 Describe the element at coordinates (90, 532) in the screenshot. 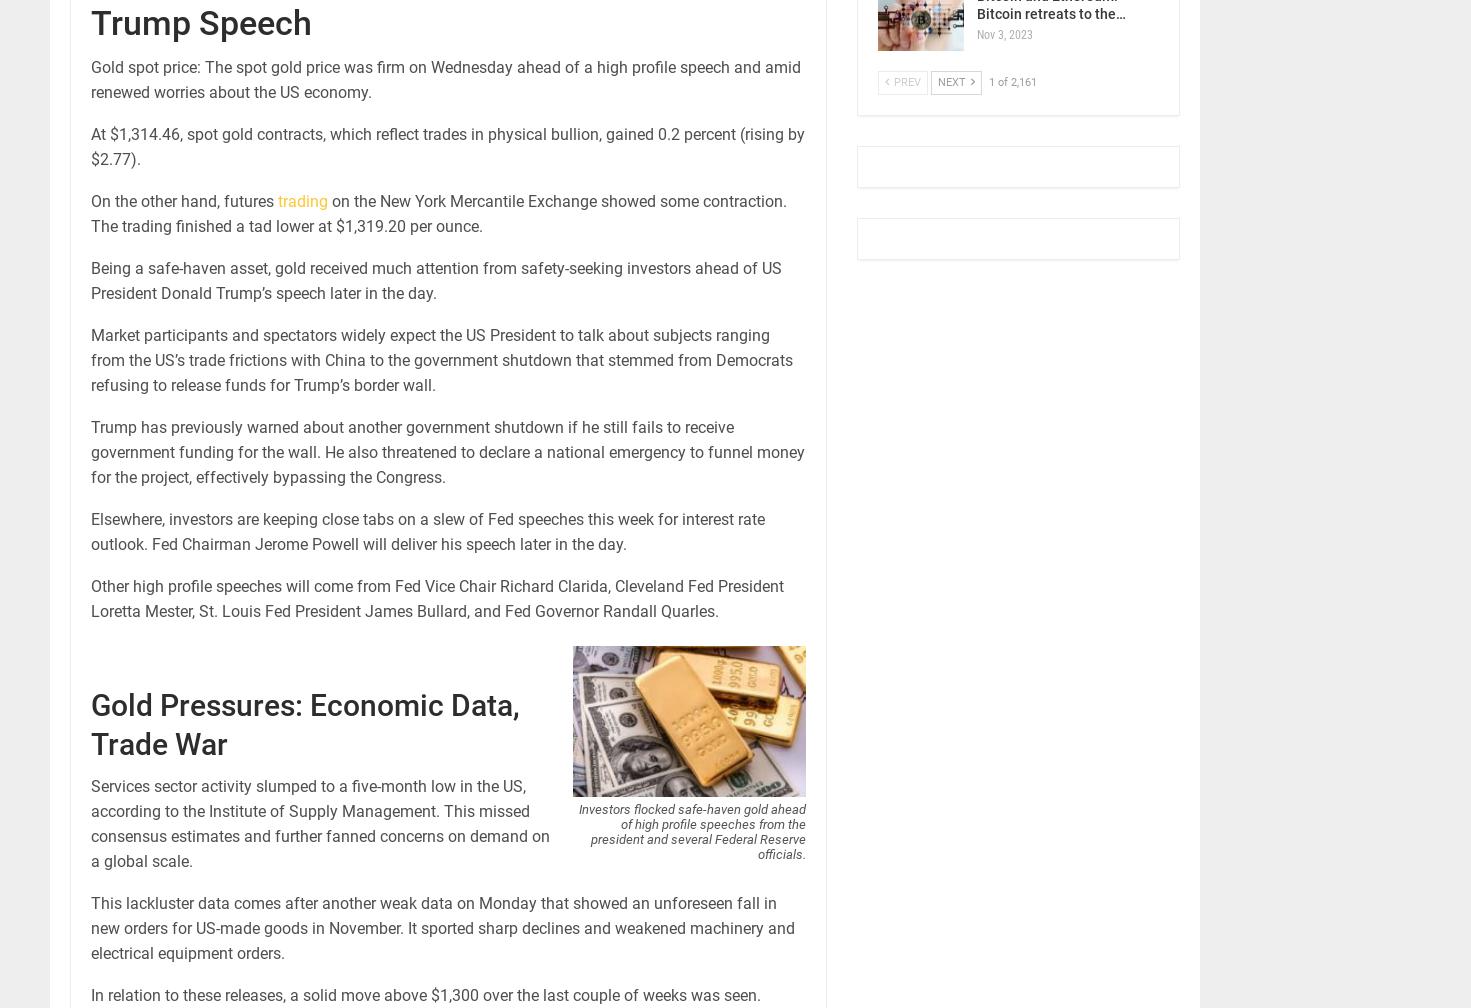

I see `'Elsewhere, investors are keeping close tabs on a slew of Fed speeches this week for interest rate outlook. Fed Chairman Jerome Powell will deliver his speech later in the day.'` at that location.